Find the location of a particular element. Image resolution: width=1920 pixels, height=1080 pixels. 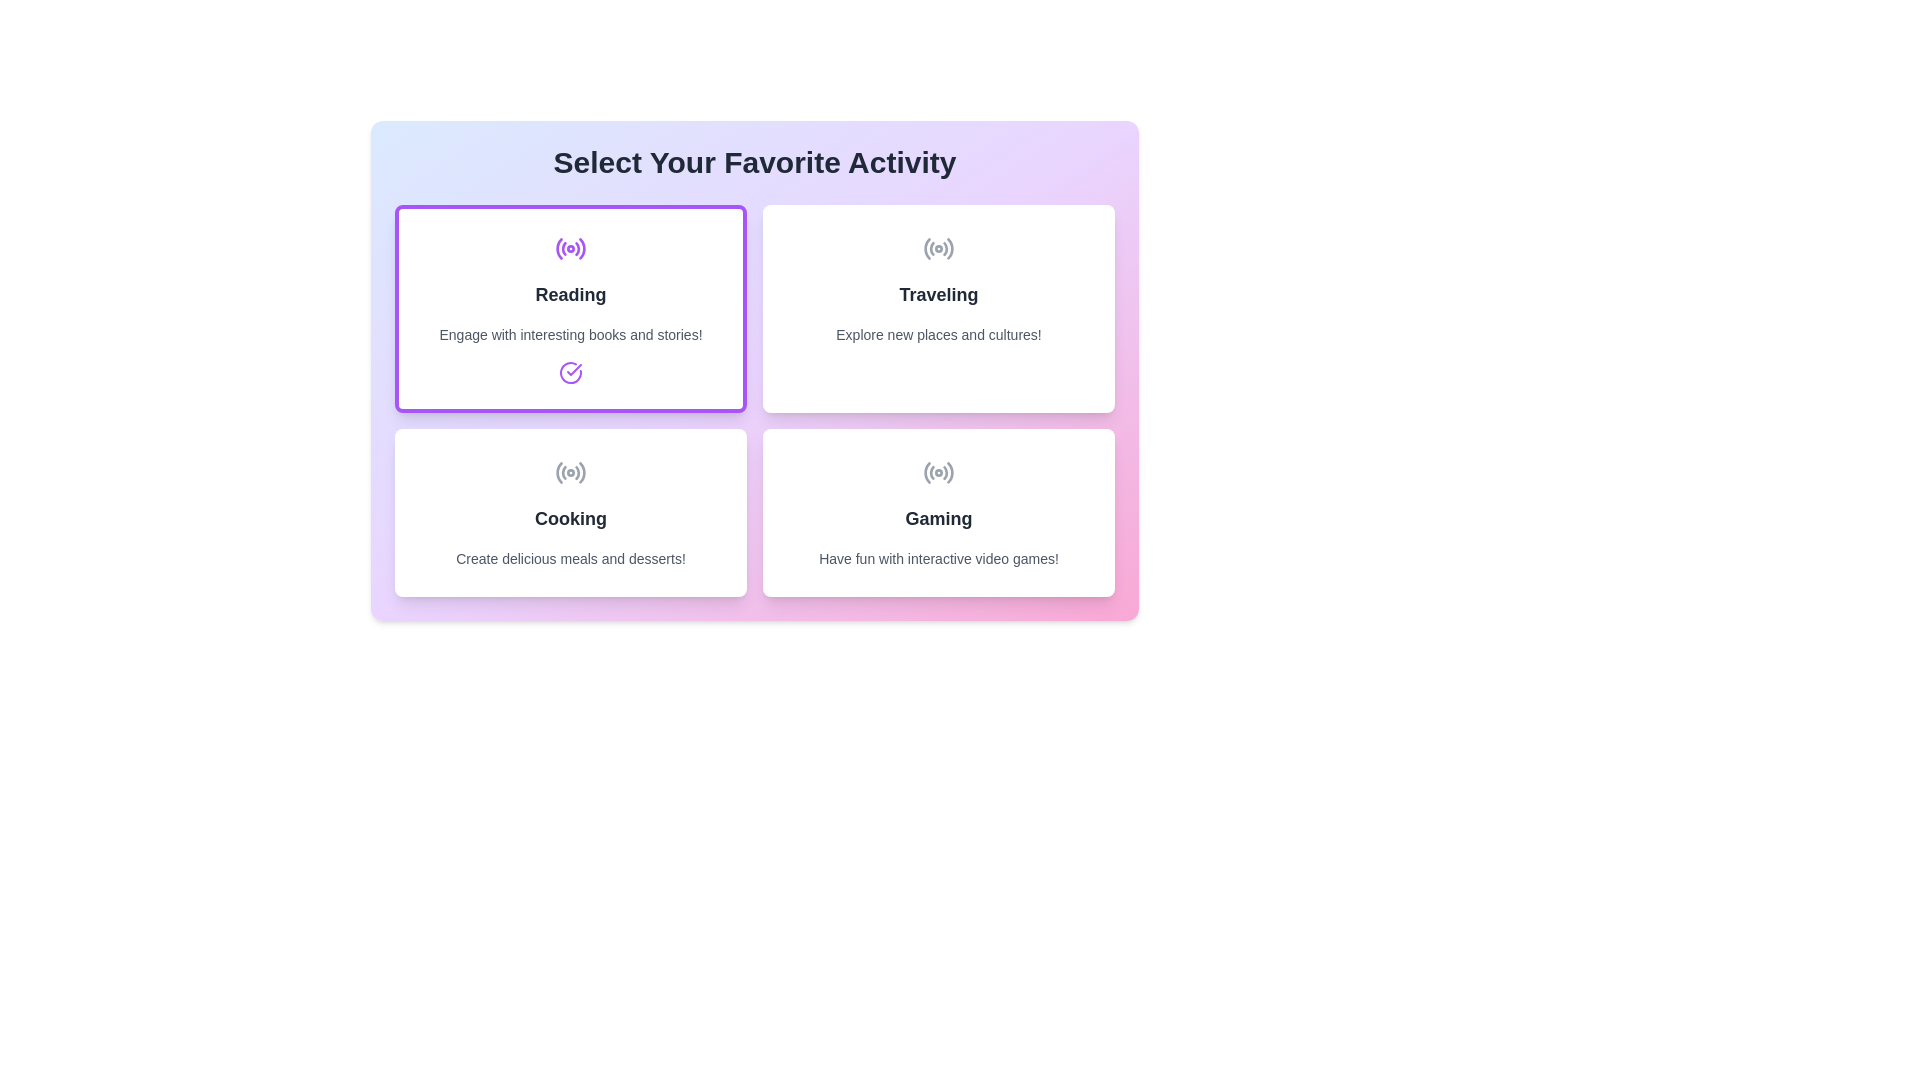

the 'Traveling' selectable card, which is the second card in a grid of four, featuring an icon of signal waves, a bold title, and a white background with rounded corners is located at coordinates (938, 308).